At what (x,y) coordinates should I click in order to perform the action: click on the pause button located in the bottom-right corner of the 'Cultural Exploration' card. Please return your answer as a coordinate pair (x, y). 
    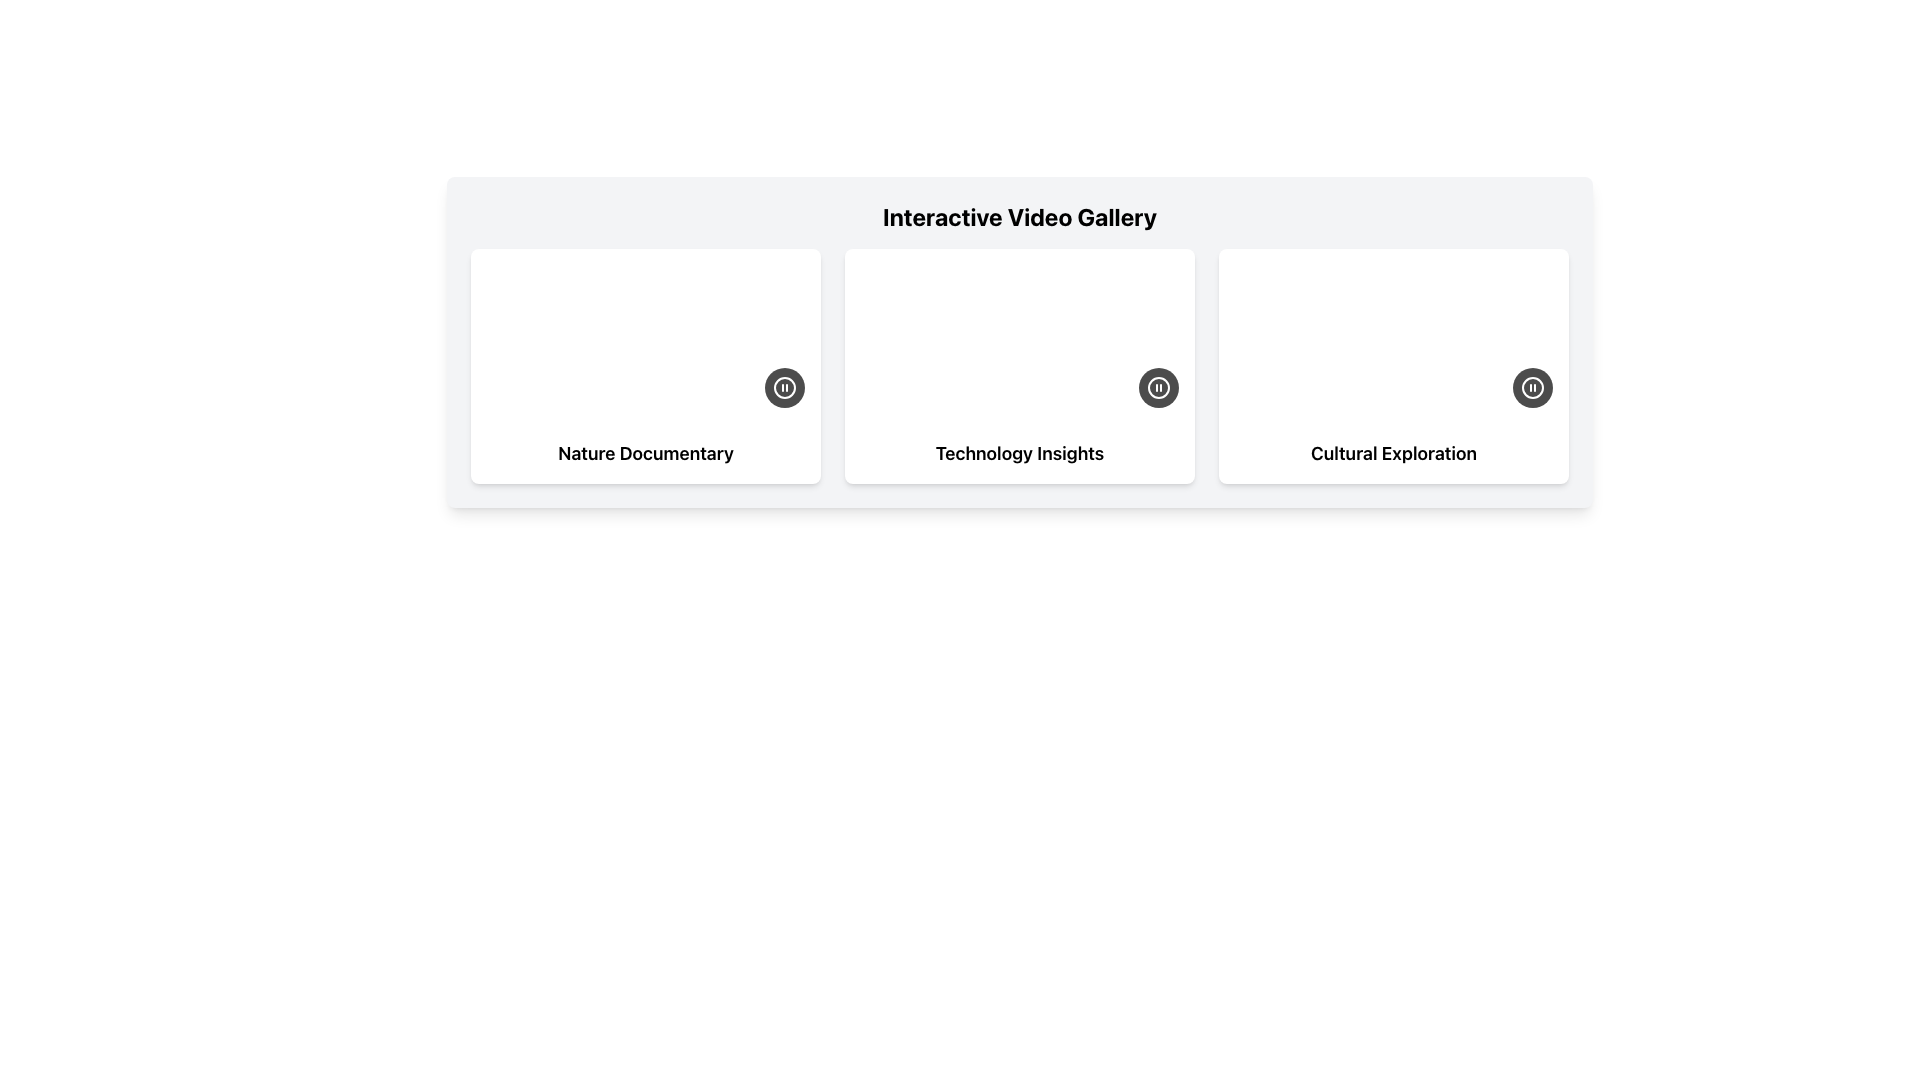
    Looking at the image, I should click on (1531, 388).